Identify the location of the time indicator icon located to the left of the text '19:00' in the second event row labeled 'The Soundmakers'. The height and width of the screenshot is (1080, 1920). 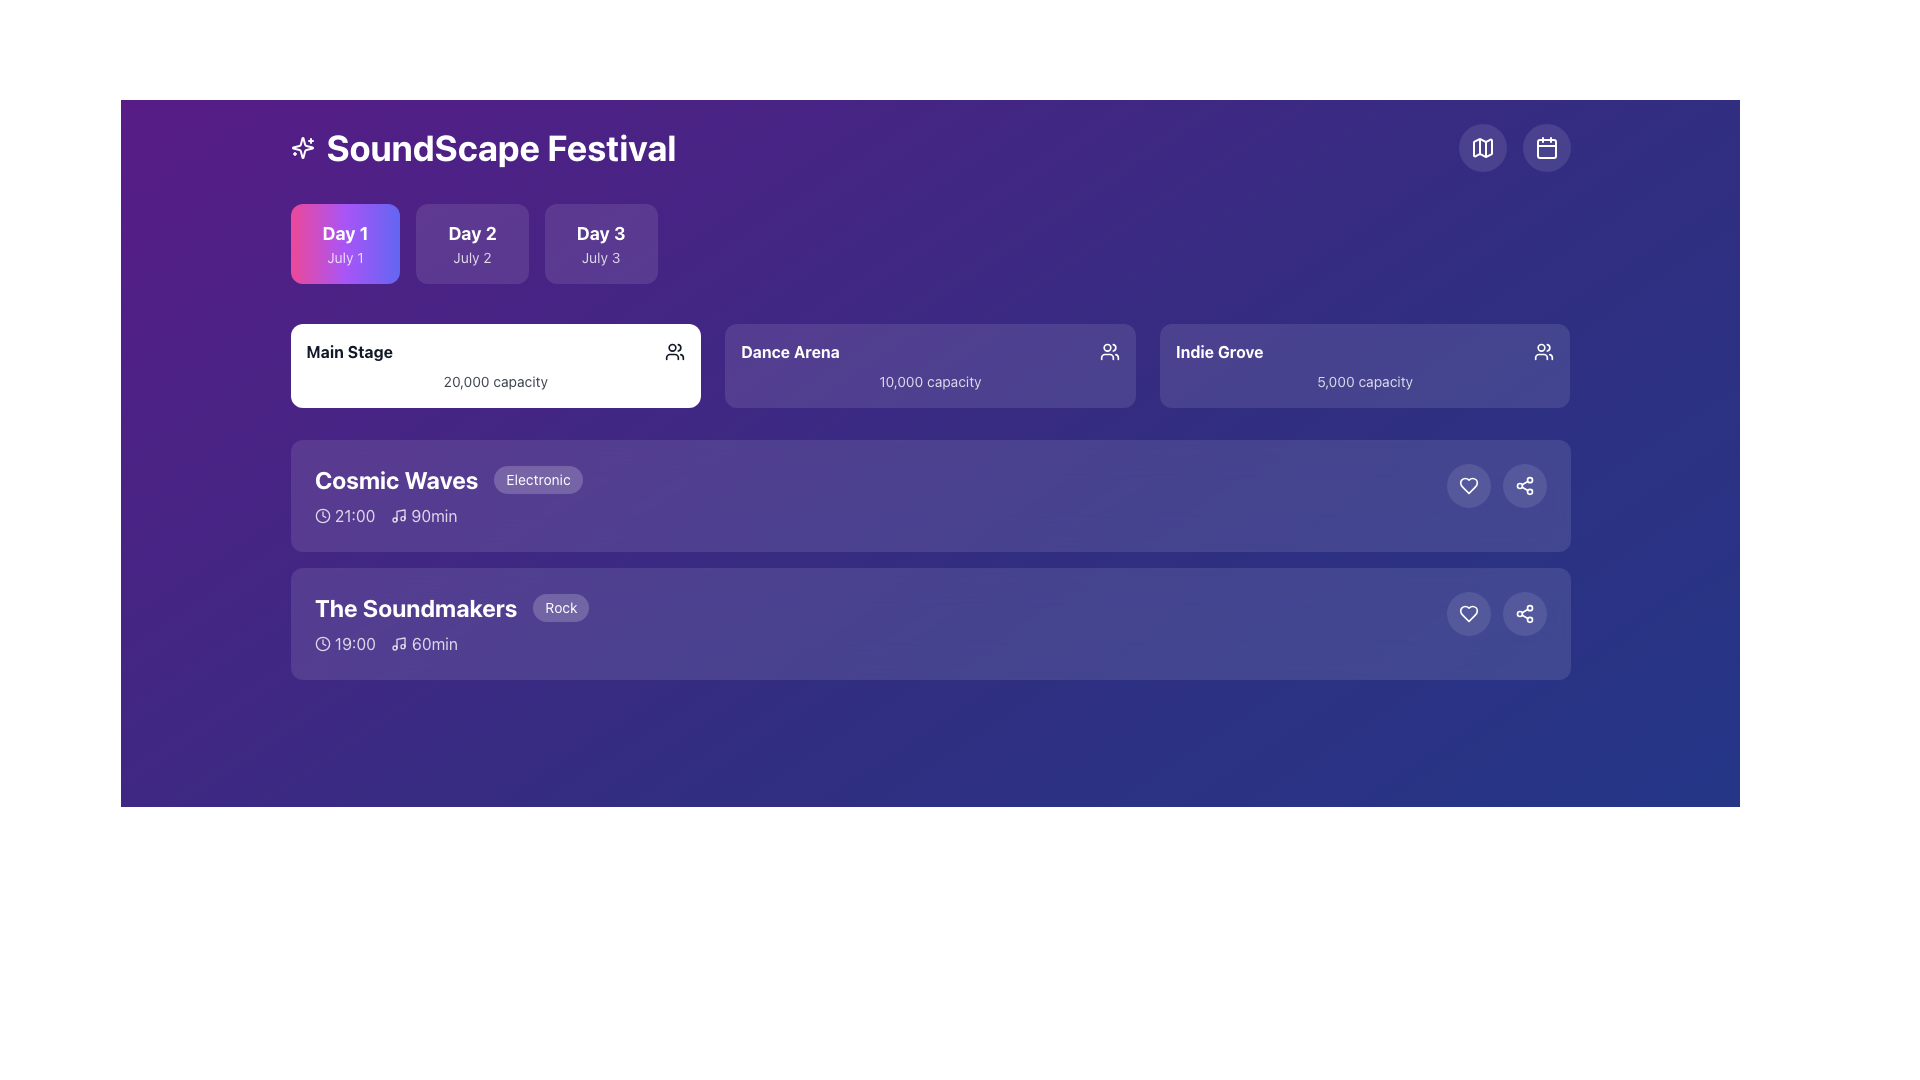
(322, 644).